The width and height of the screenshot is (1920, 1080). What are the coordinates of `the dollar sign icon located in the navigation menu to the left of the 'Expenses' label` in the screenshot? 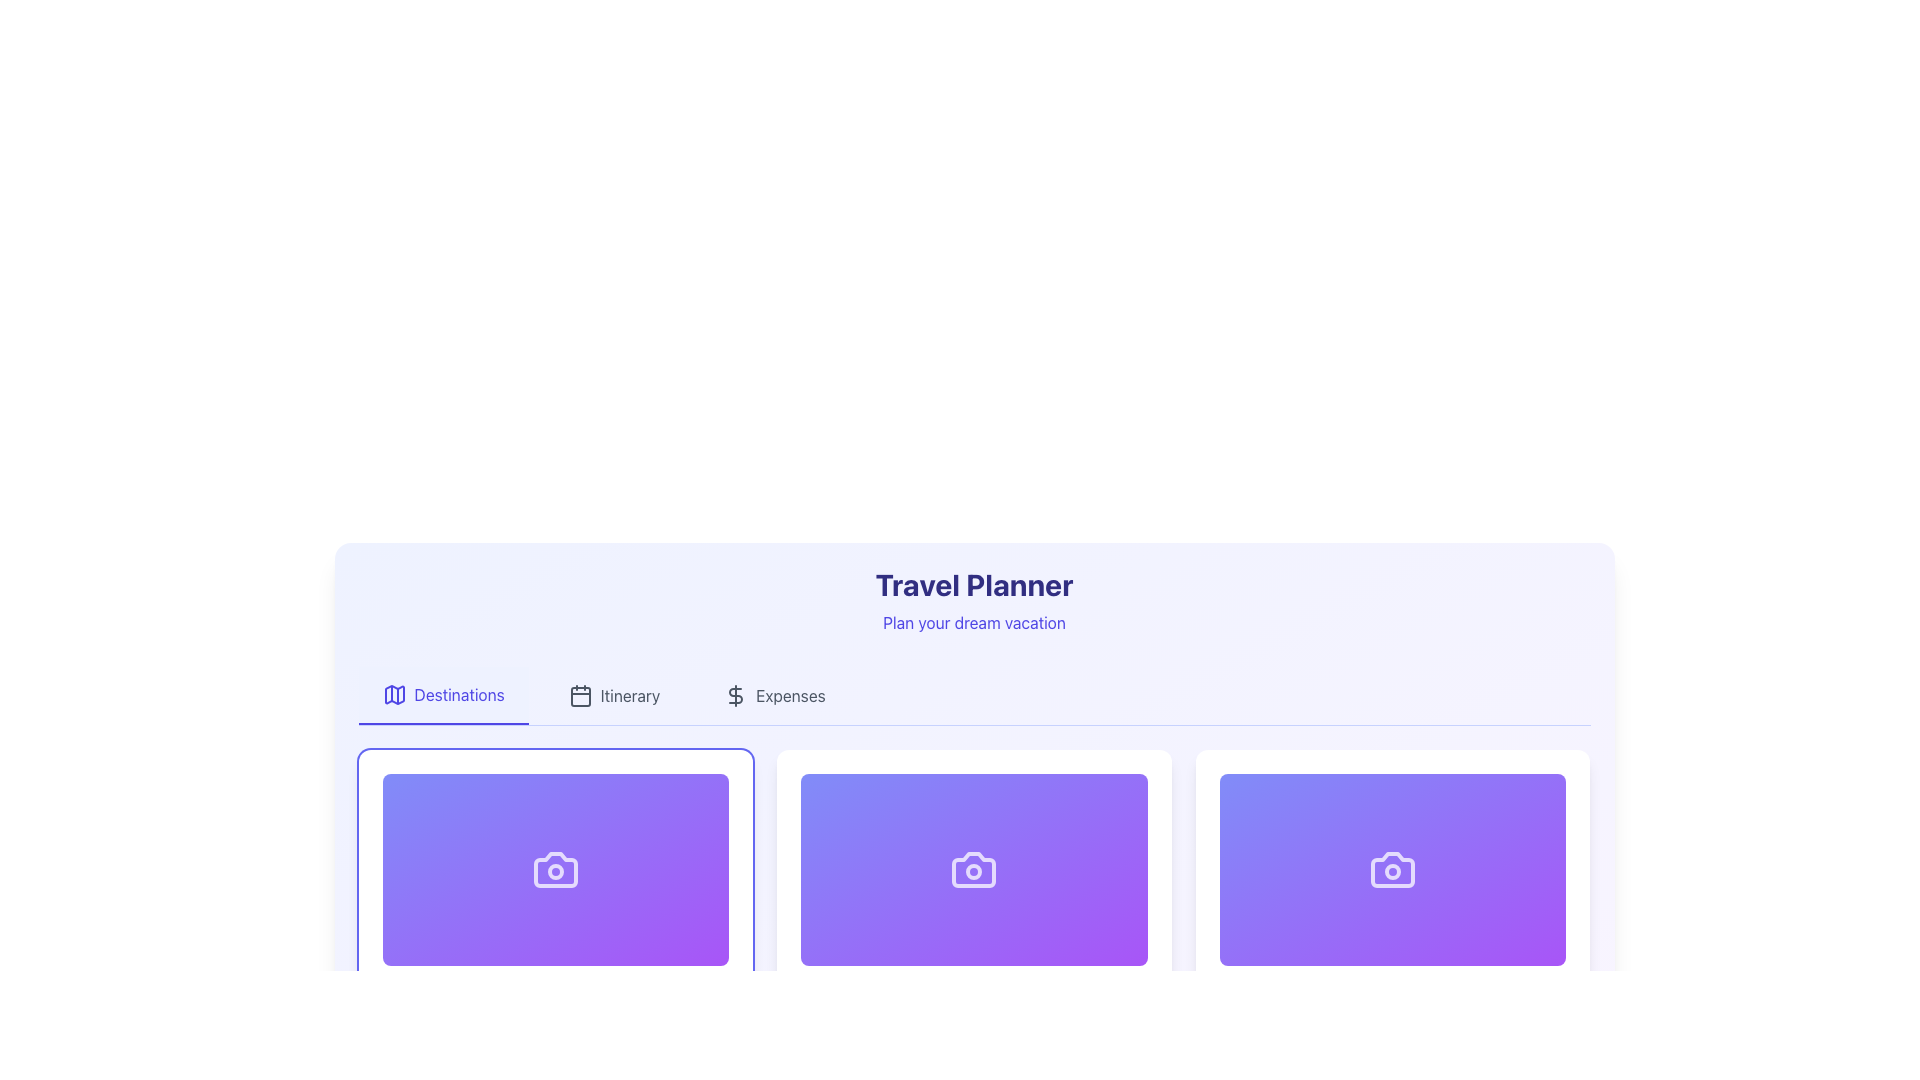 It's located at (735, 694).